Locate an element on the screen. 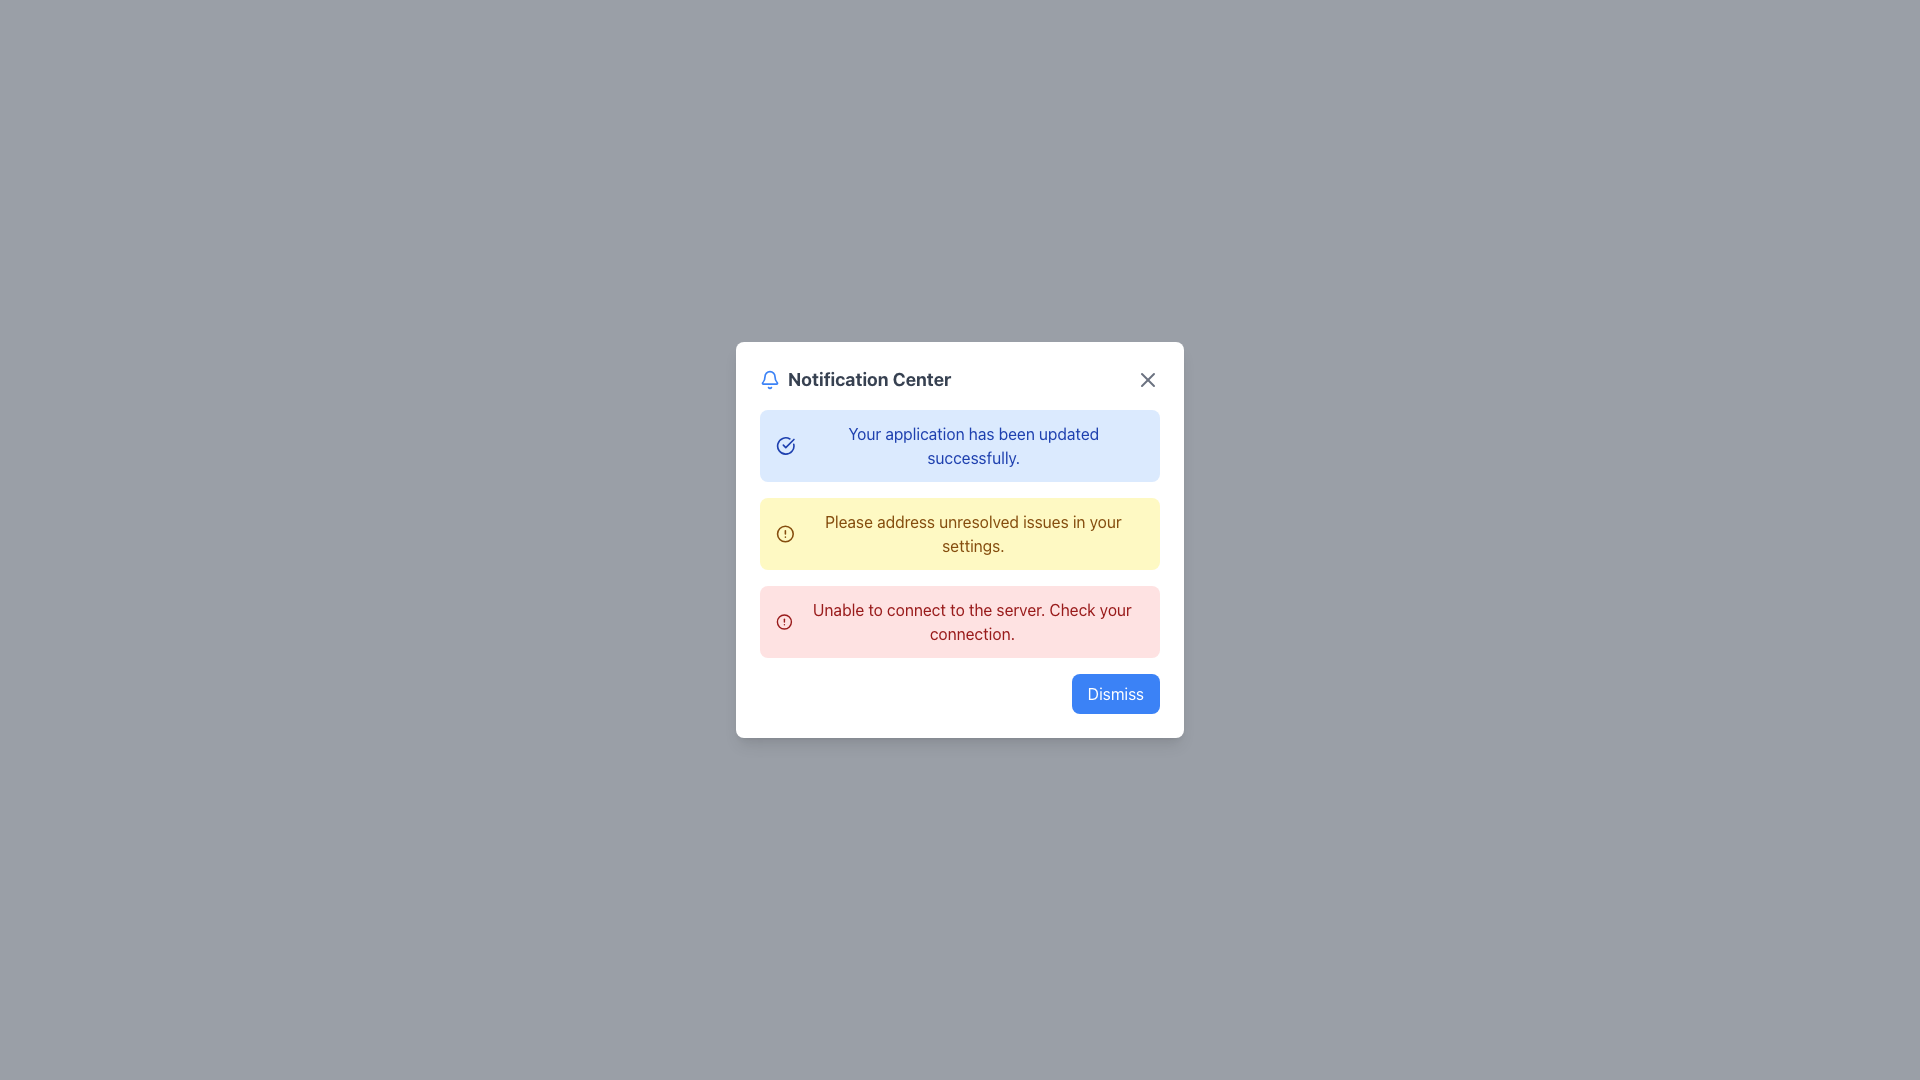  the alert icon located to the left of the yellow notification message that says 'Please address unresolved issues in your settings' is located at coordinates (784, 532).